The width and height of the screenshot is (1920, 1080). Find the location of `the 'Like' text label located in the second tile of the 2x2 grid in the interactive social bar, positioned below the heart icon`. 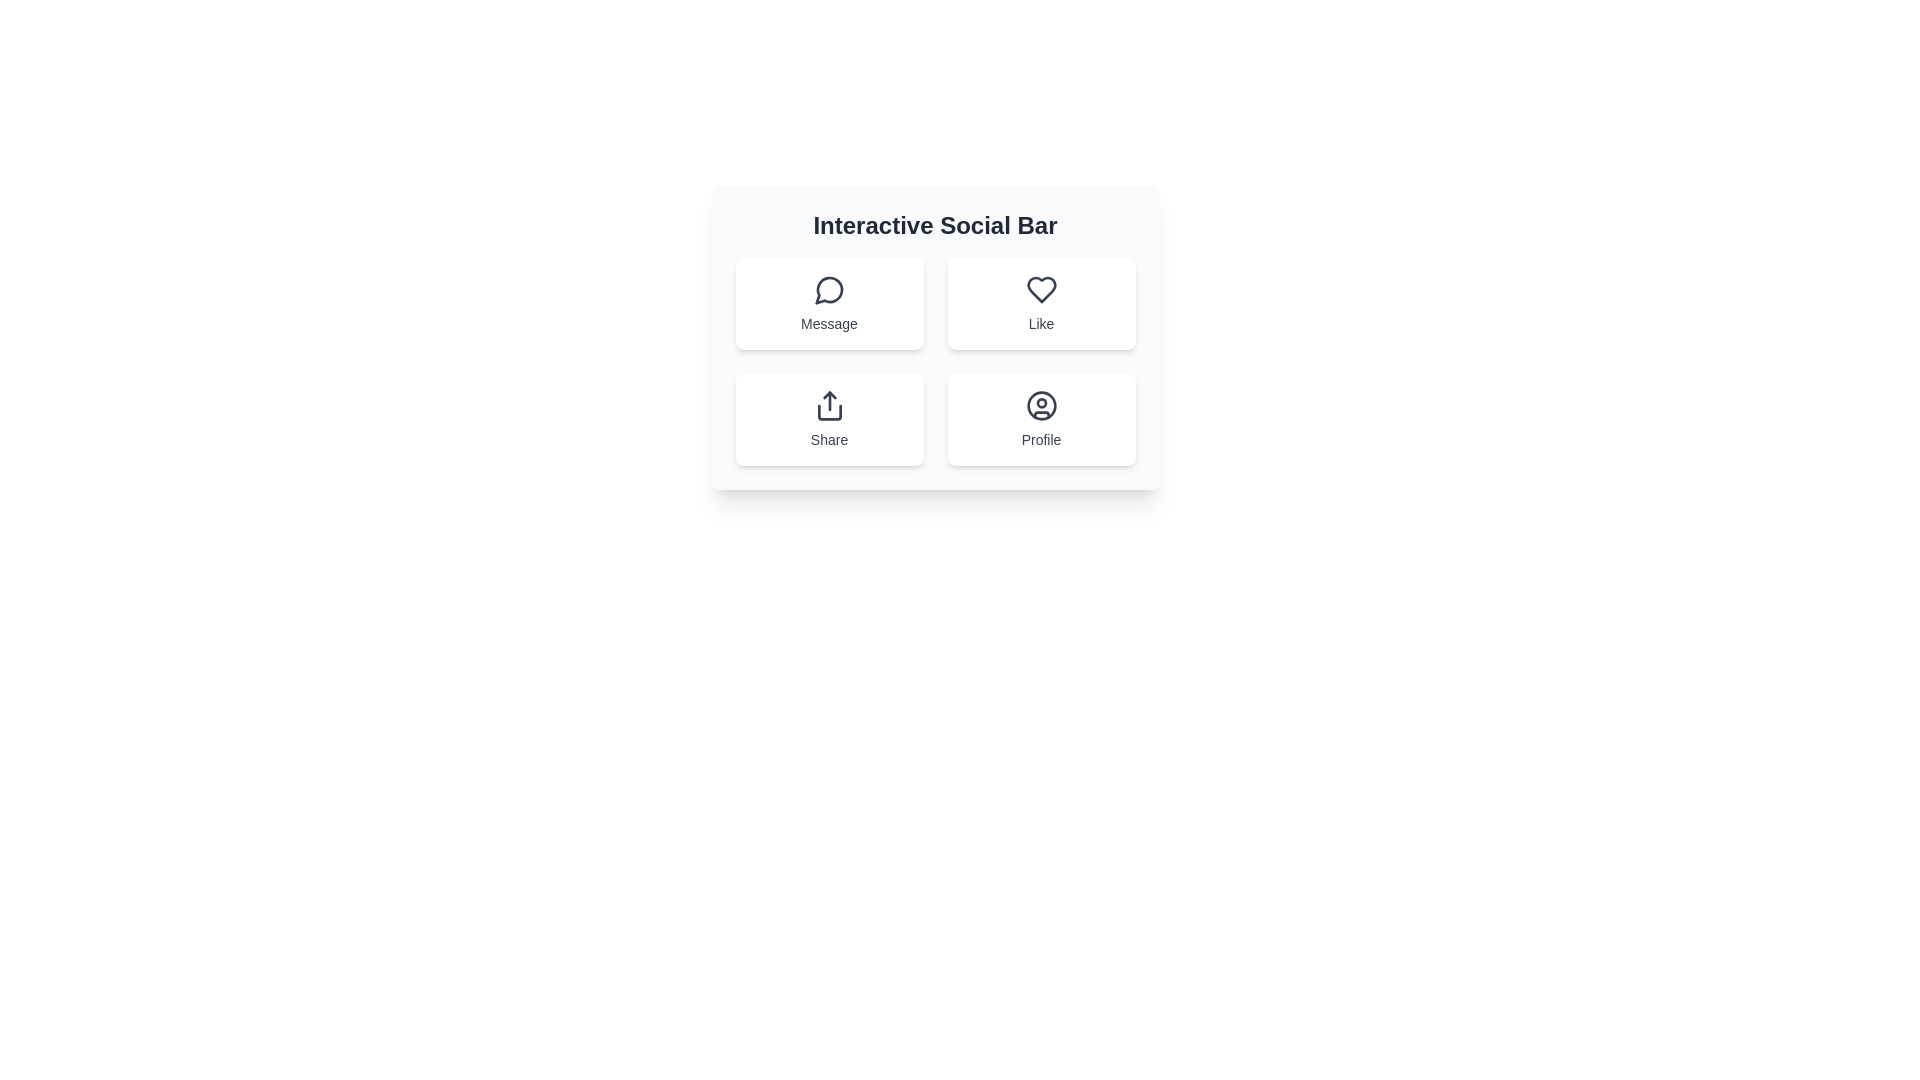

the 'Like' text label located in the second tile of the 2x2 grid in the interactive social bar, positioned below the heart icon is located at coordinates (1040, 323).